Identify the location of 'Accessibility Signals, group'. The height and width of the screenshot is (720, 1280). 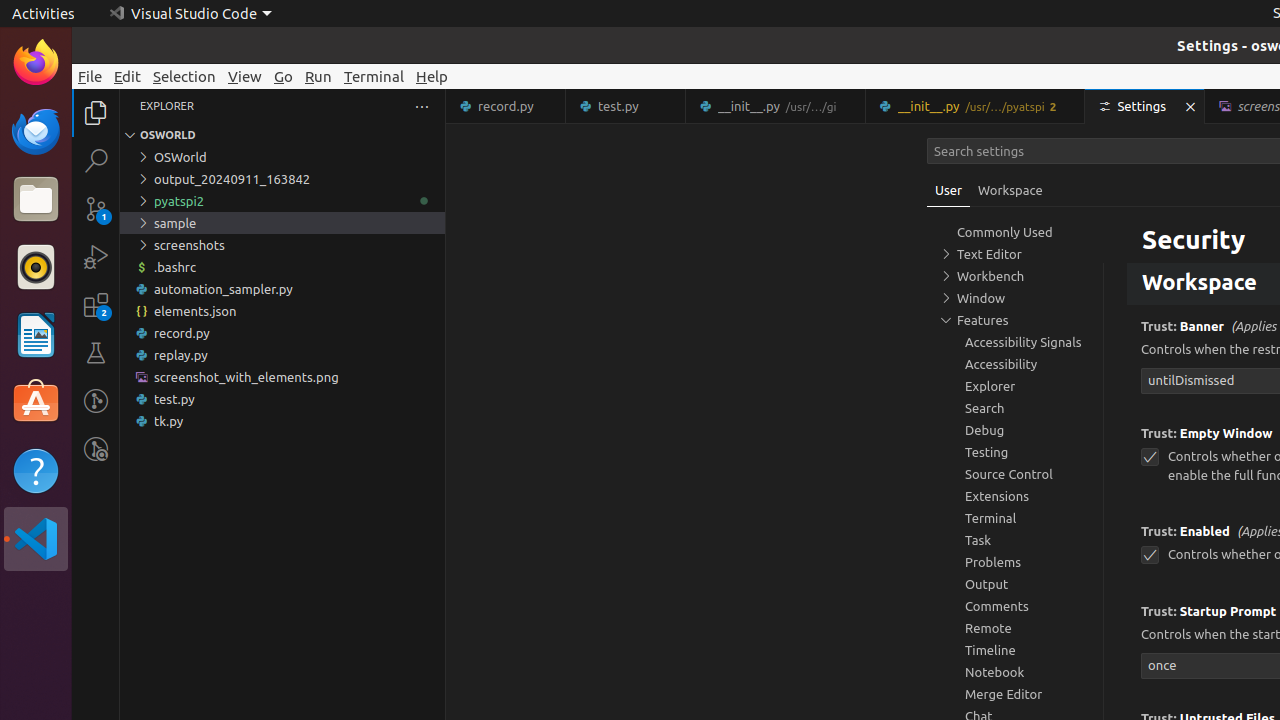
(1015, 341).